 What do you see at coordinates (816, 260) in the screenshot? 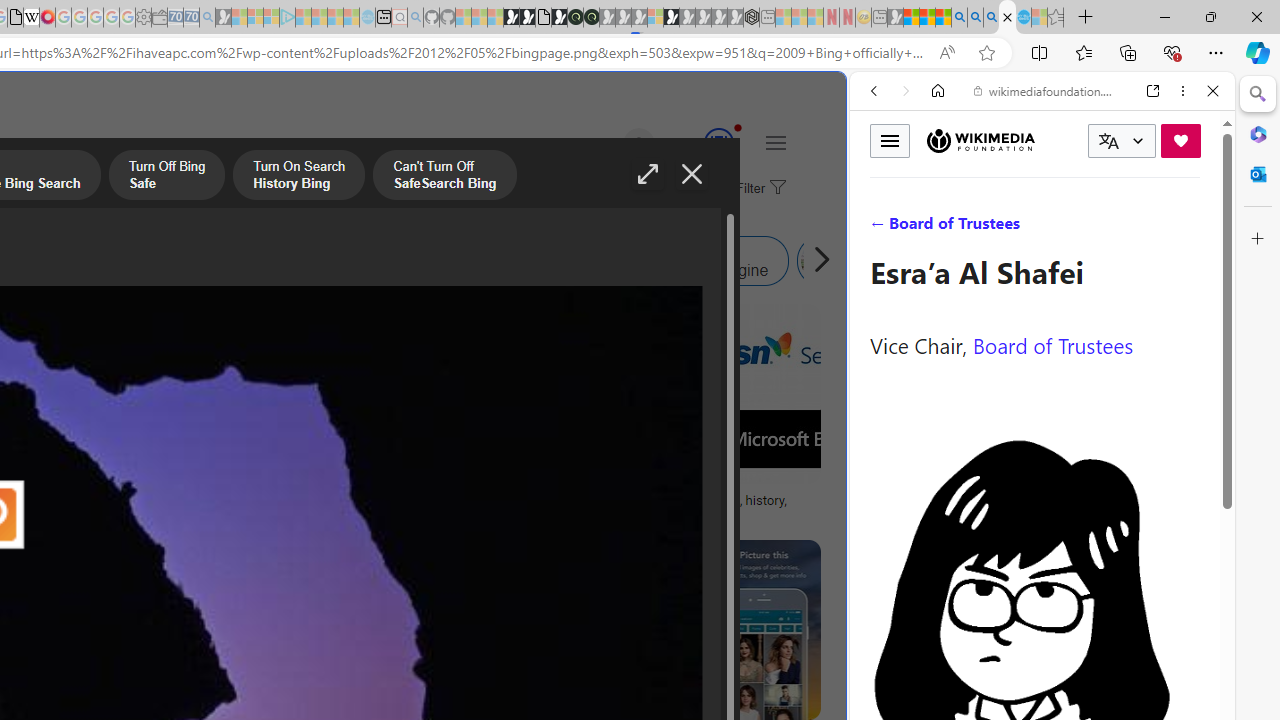
I see `'Scroll right'` at bounding box center [816, 260].